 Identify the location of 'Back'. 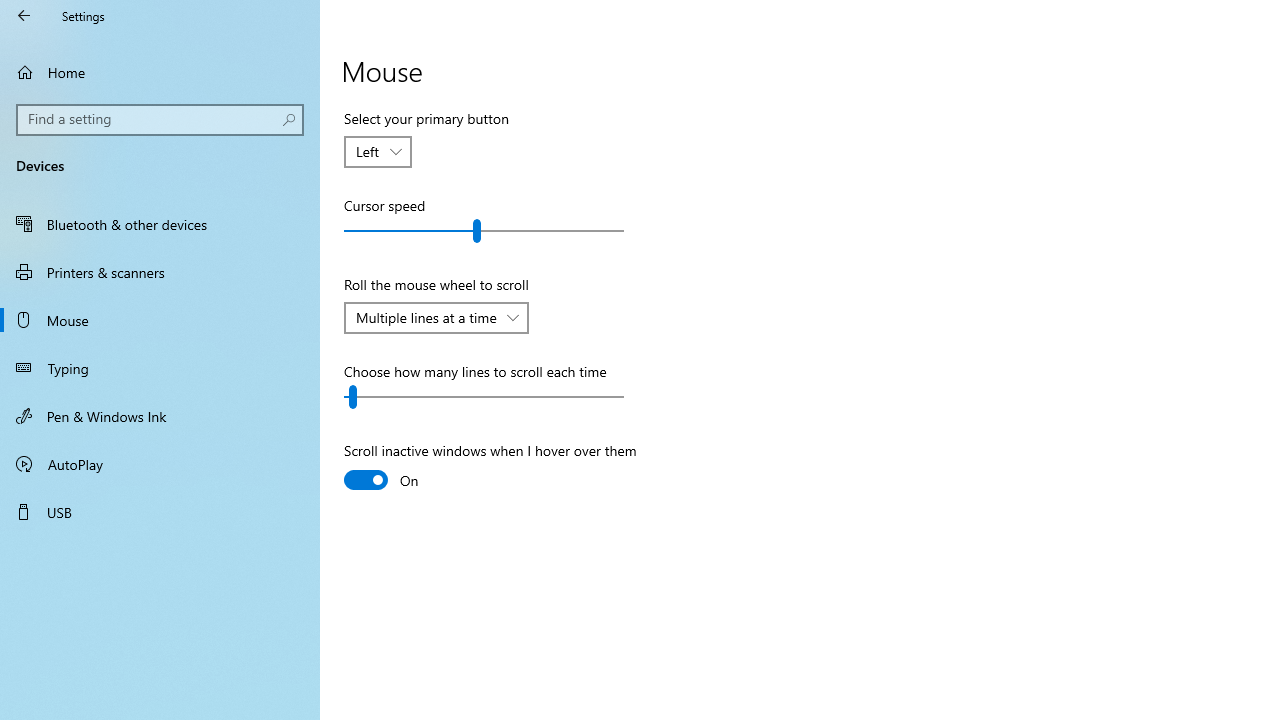
(24, 15).